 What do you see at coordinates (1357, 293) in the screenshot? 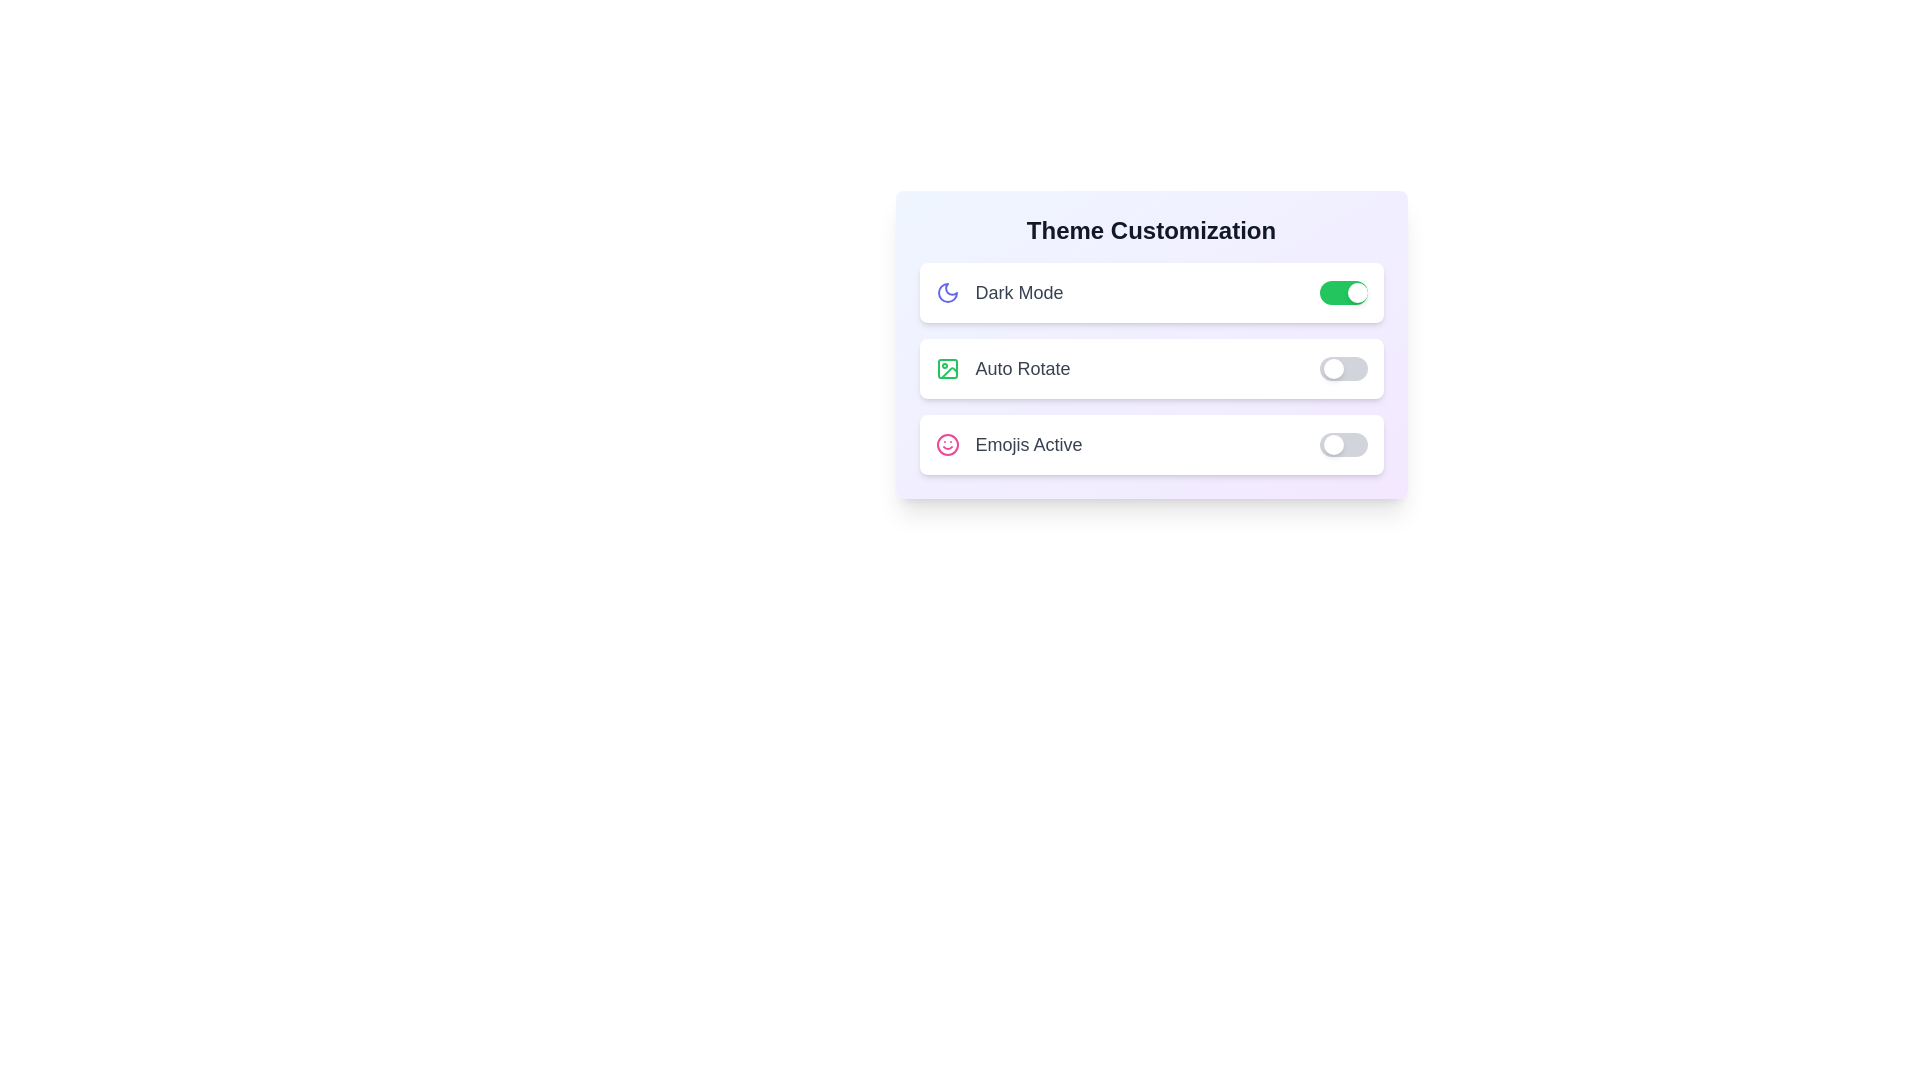
I see `the active toggle switch handle for 'Dark Mode' located at the far right of the green background to change its state` at bounding box center [1357, 293].